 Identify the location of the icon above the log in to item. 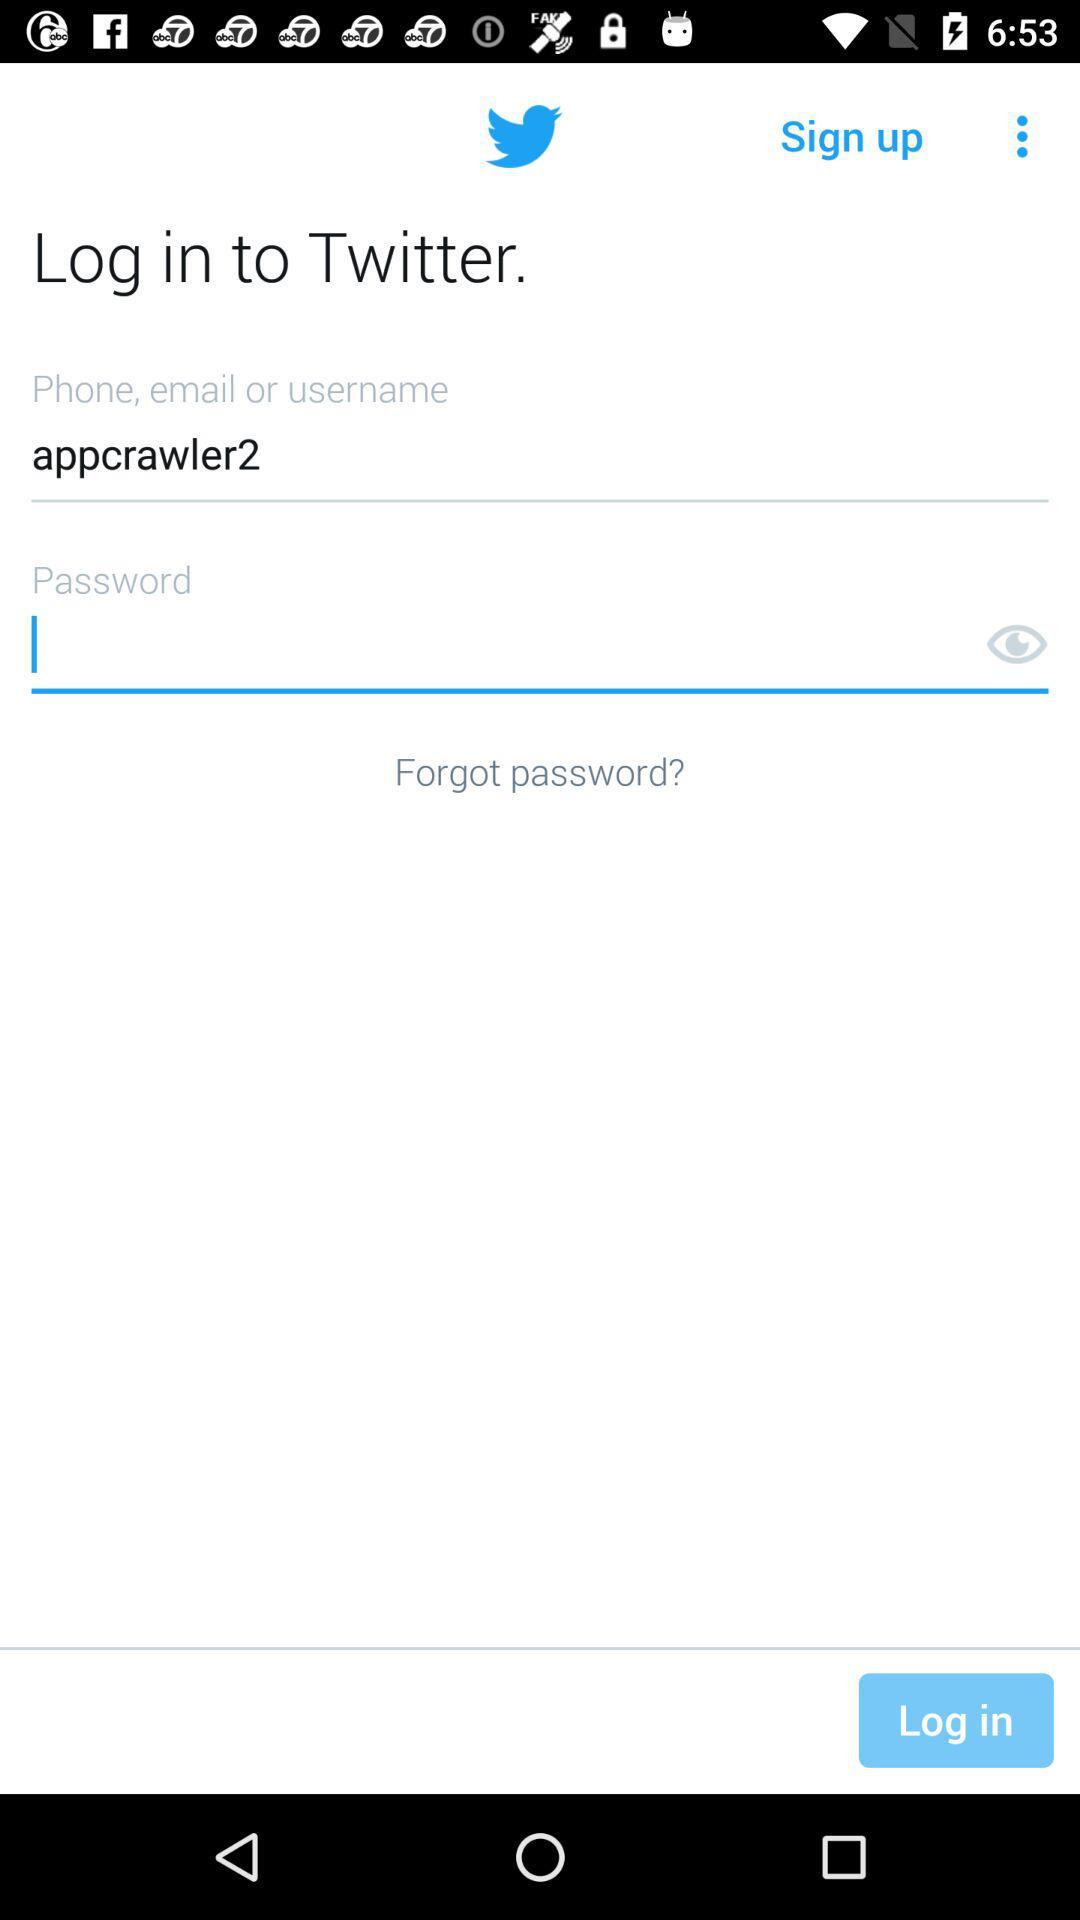
(852, 135).